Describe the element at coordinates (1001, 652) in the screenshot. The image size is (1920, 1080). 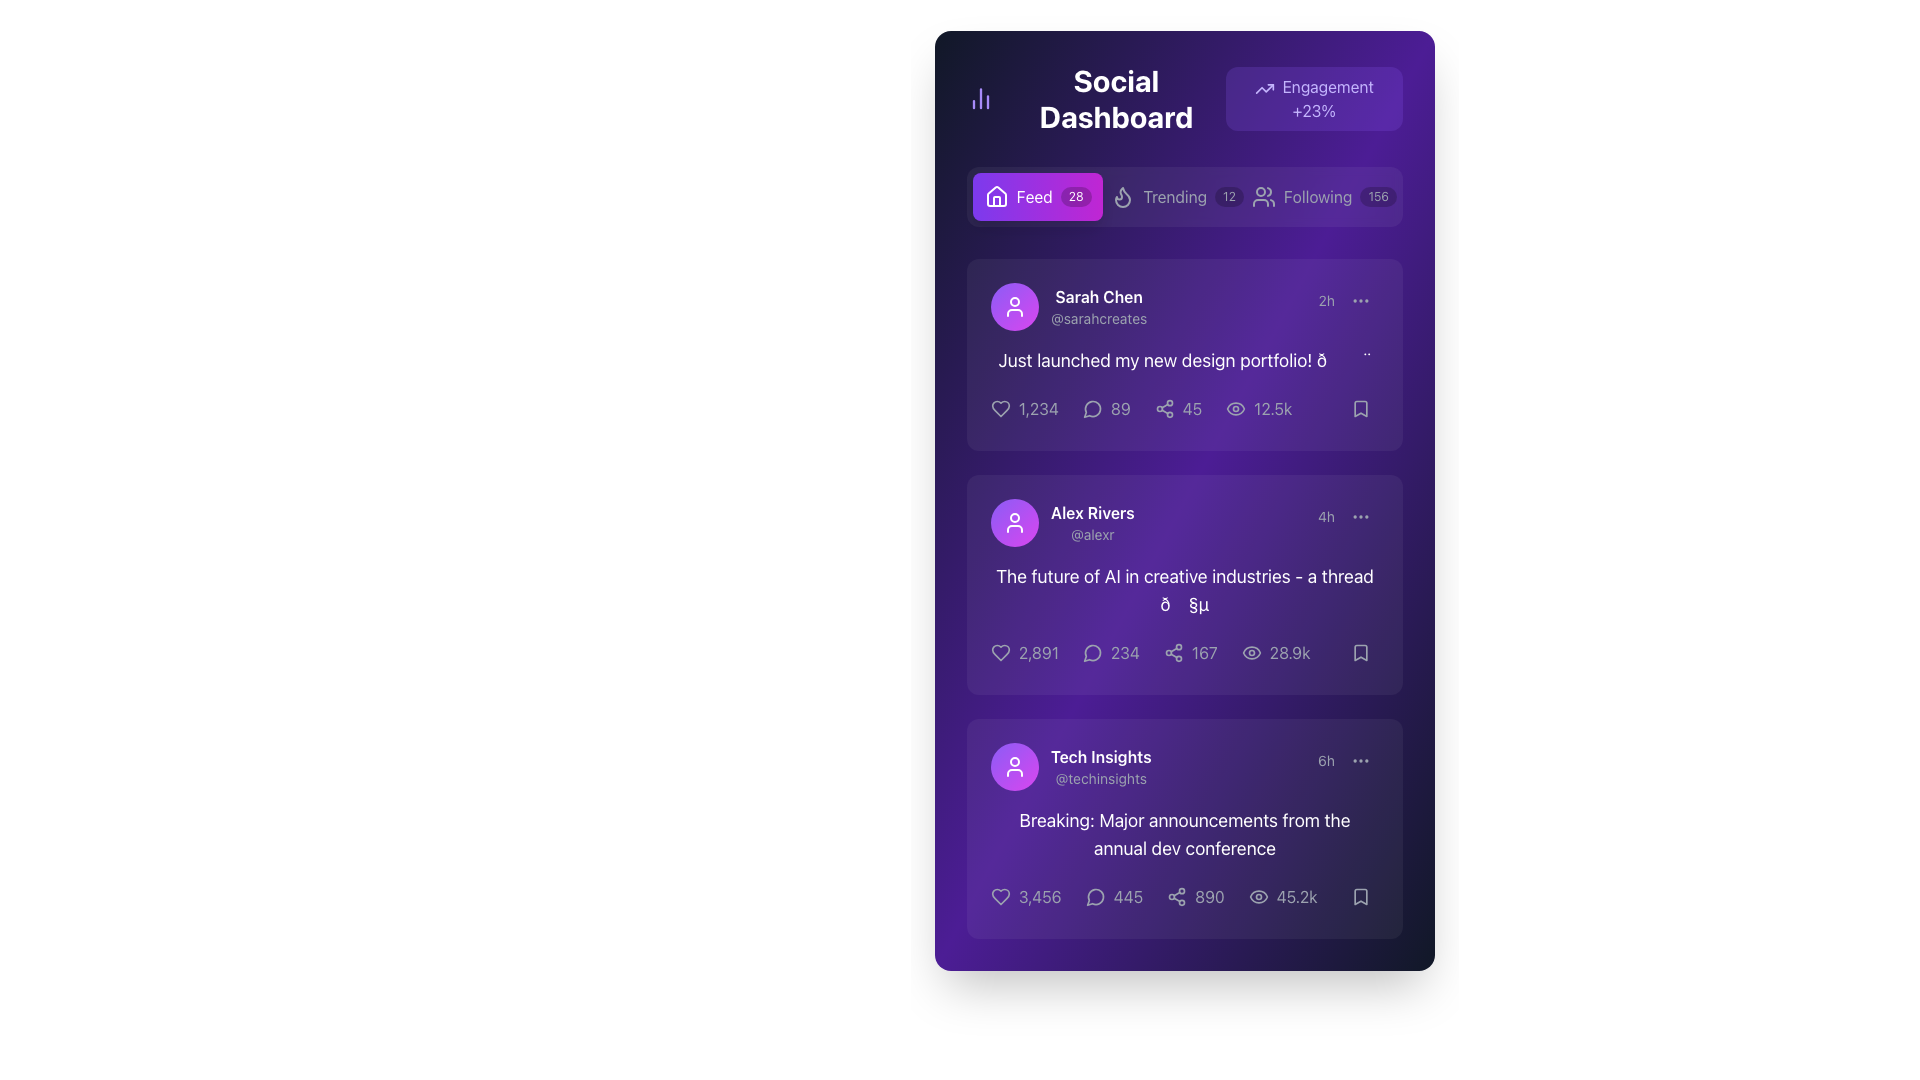
I see `the 'like' icon located in the second post of the feed panel, positioned near the bottom left corner between the comment and share icons to express approval for the content` at that location.